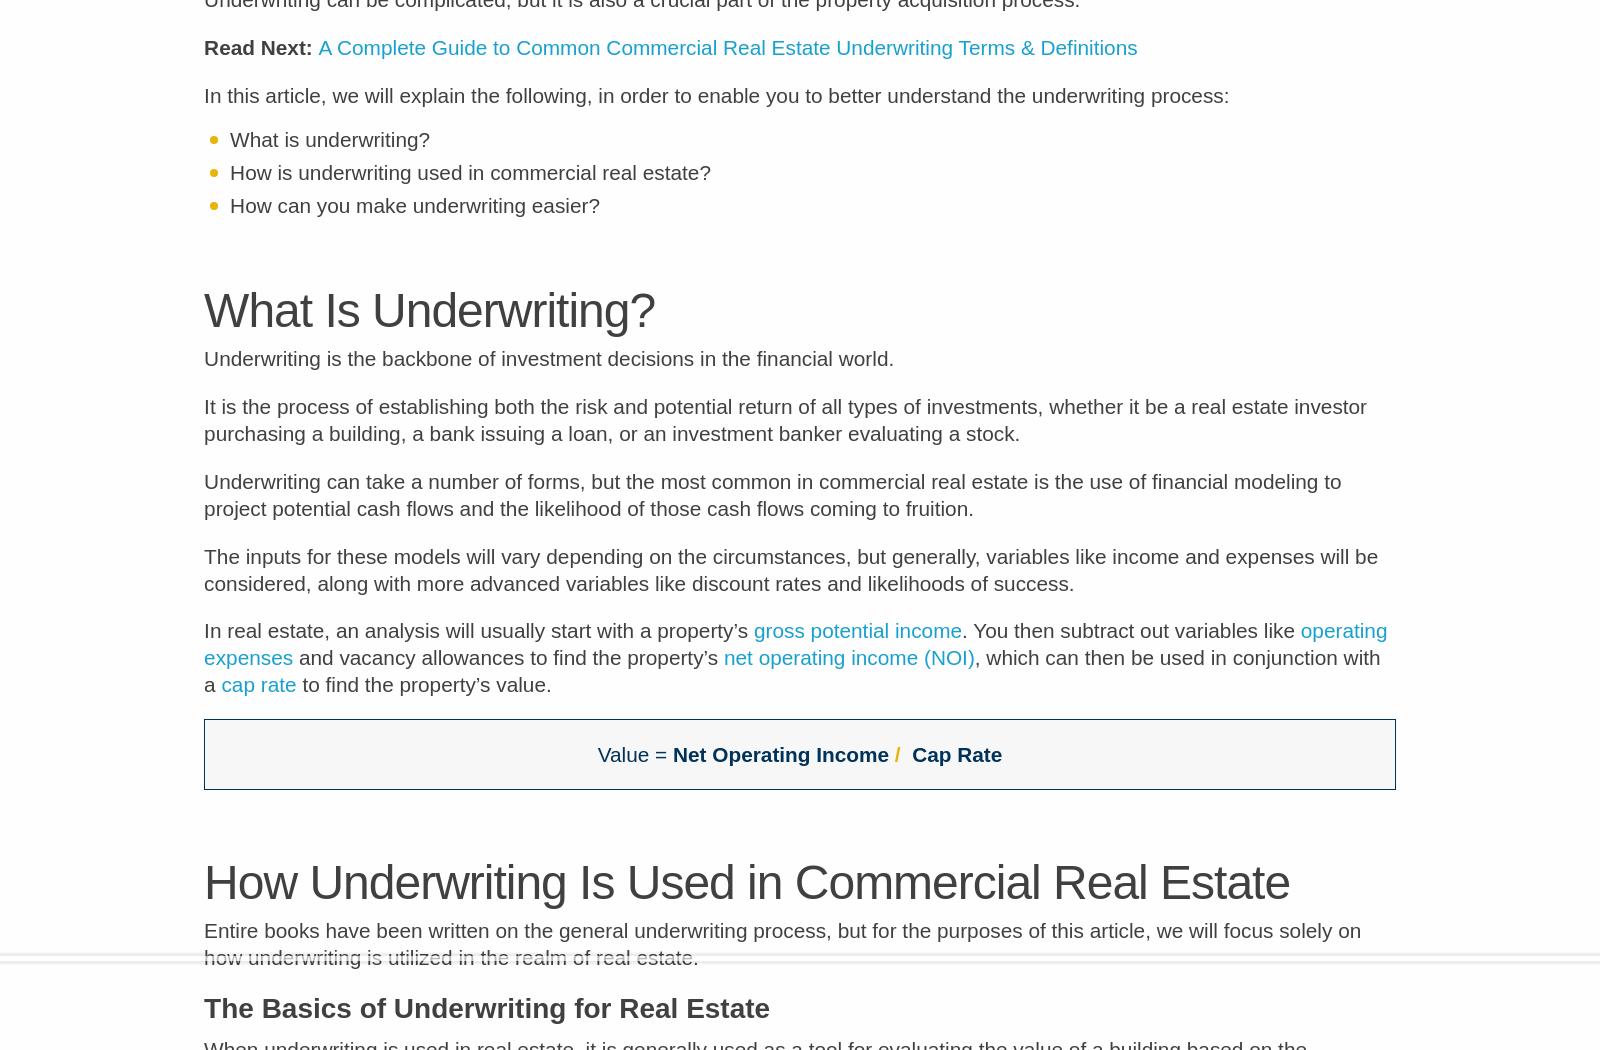 The width and height of the screenshot is (1600, 1050). Describe the element at coordinates (747, 894) in the screenshot. I see `'How Underwriting Is Used in Commercial Real Estate'` at that location.